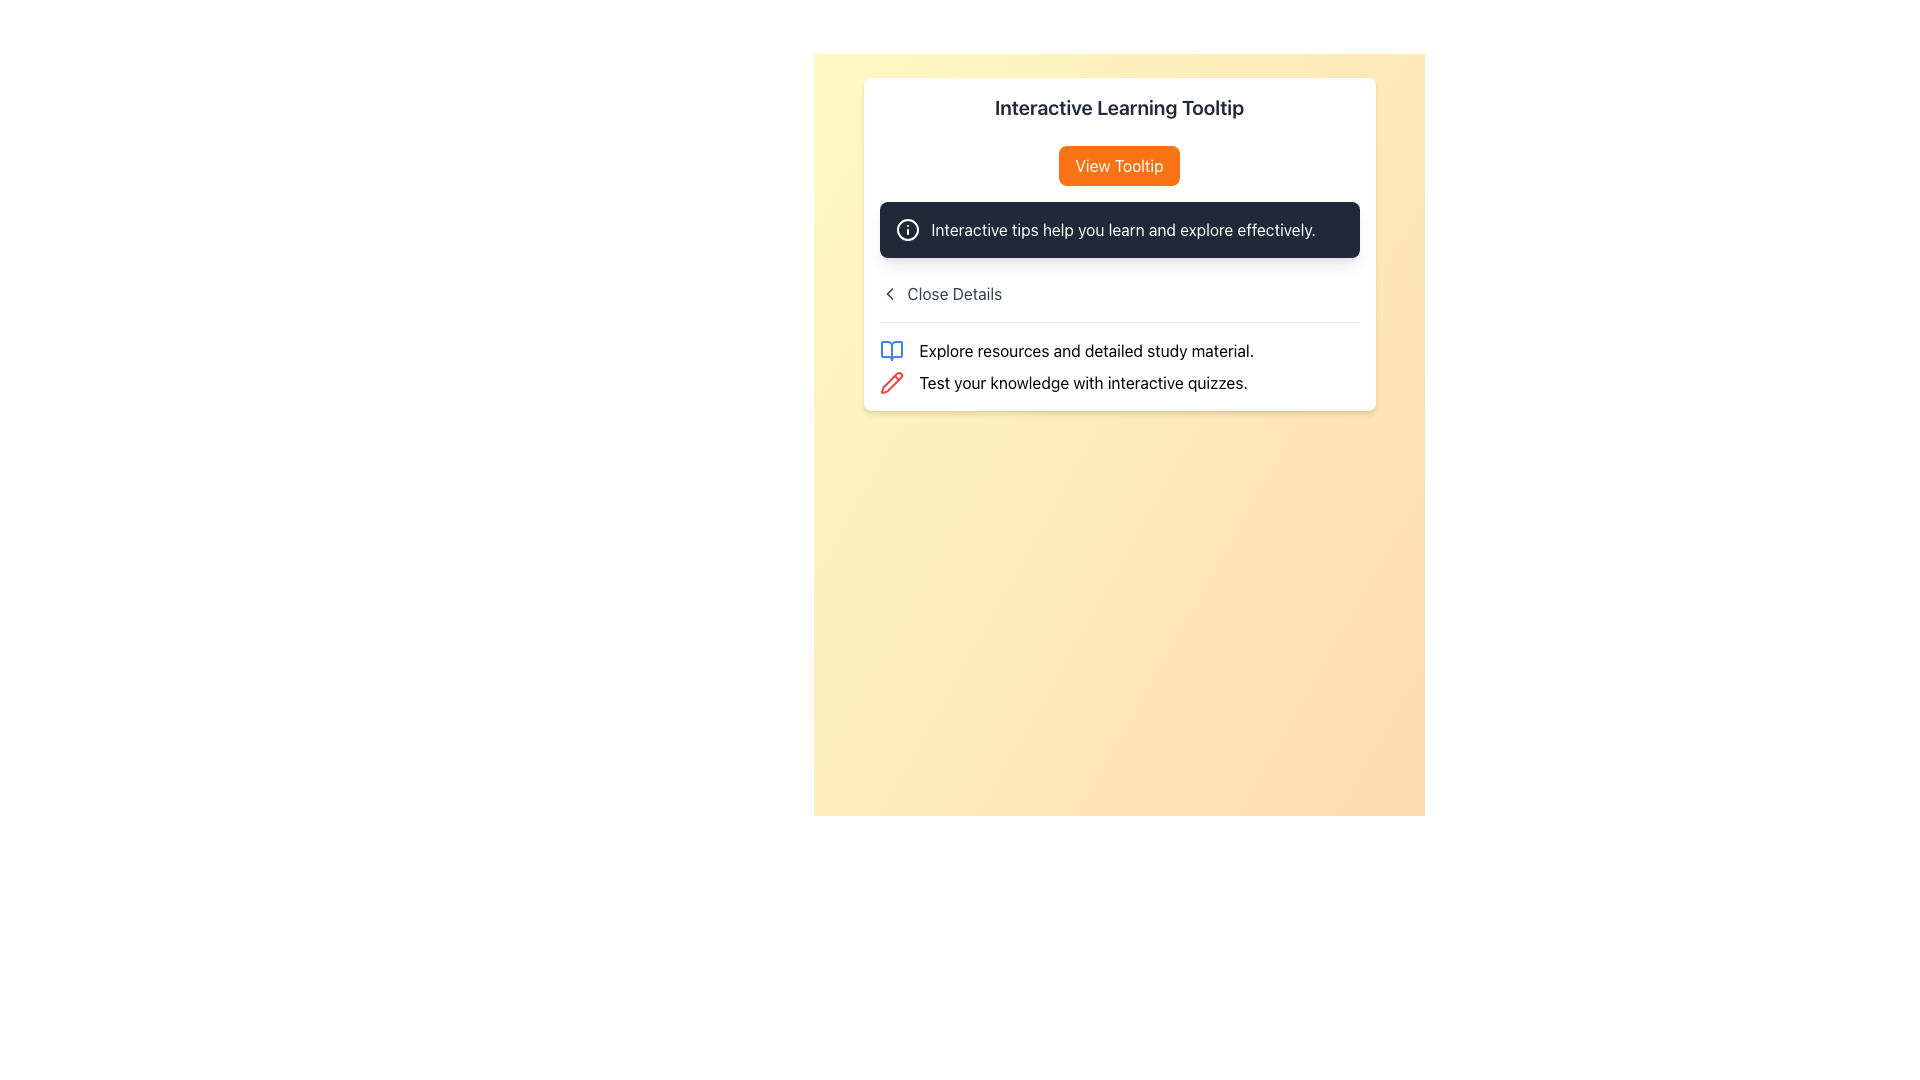  I want to click on the clickable link that reads 'Explore resources and detailed study material.' with an open book icon, so click(1118, 350).